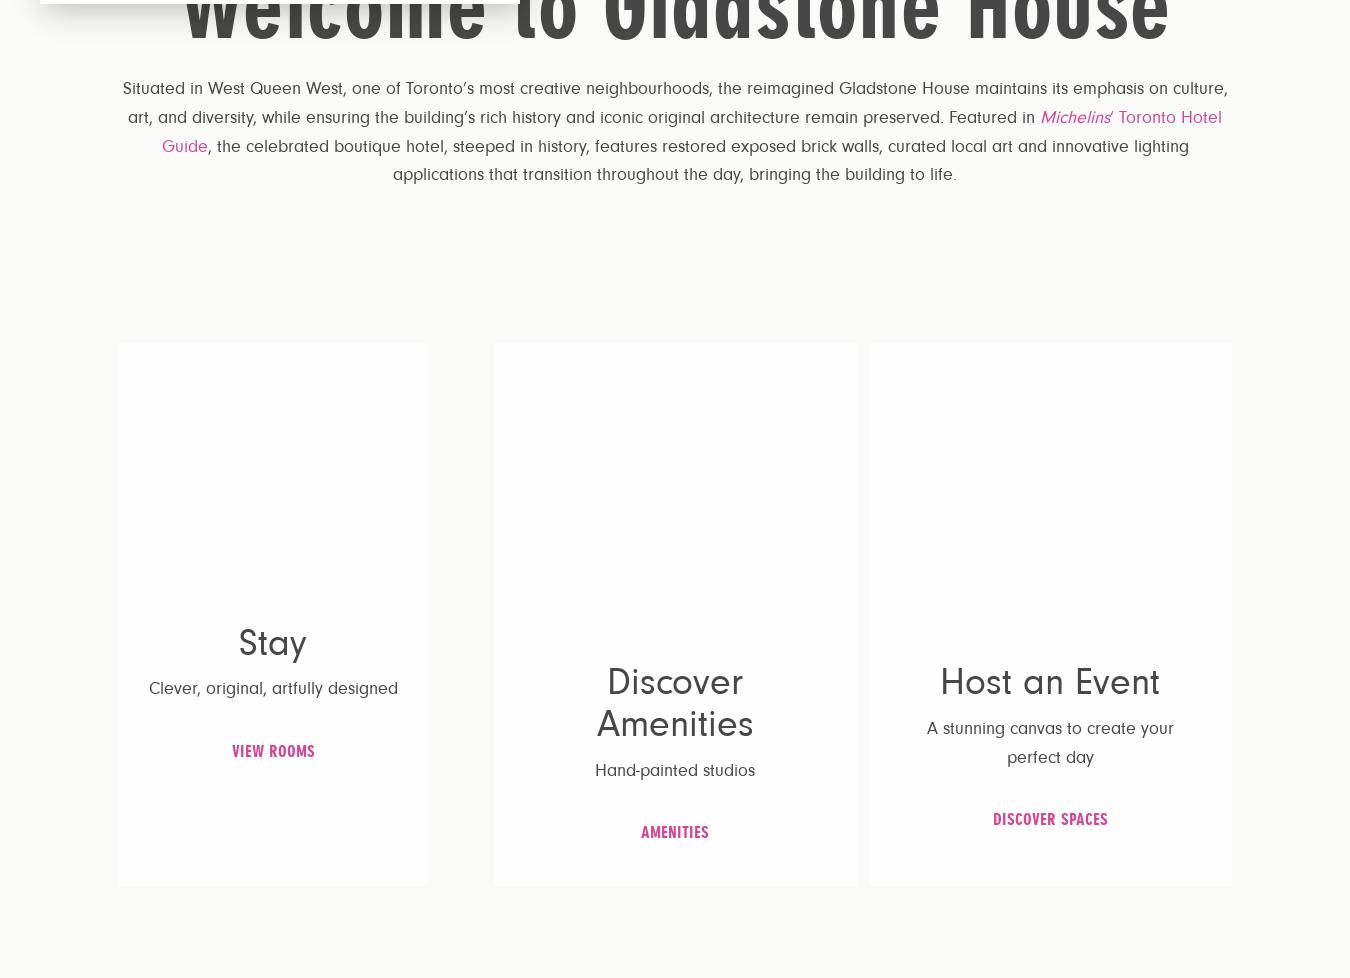  What do you see at coordinates (1252, 48) in the screenshot?
I see `'Book Stay'` at bounding box center [1252, 48].